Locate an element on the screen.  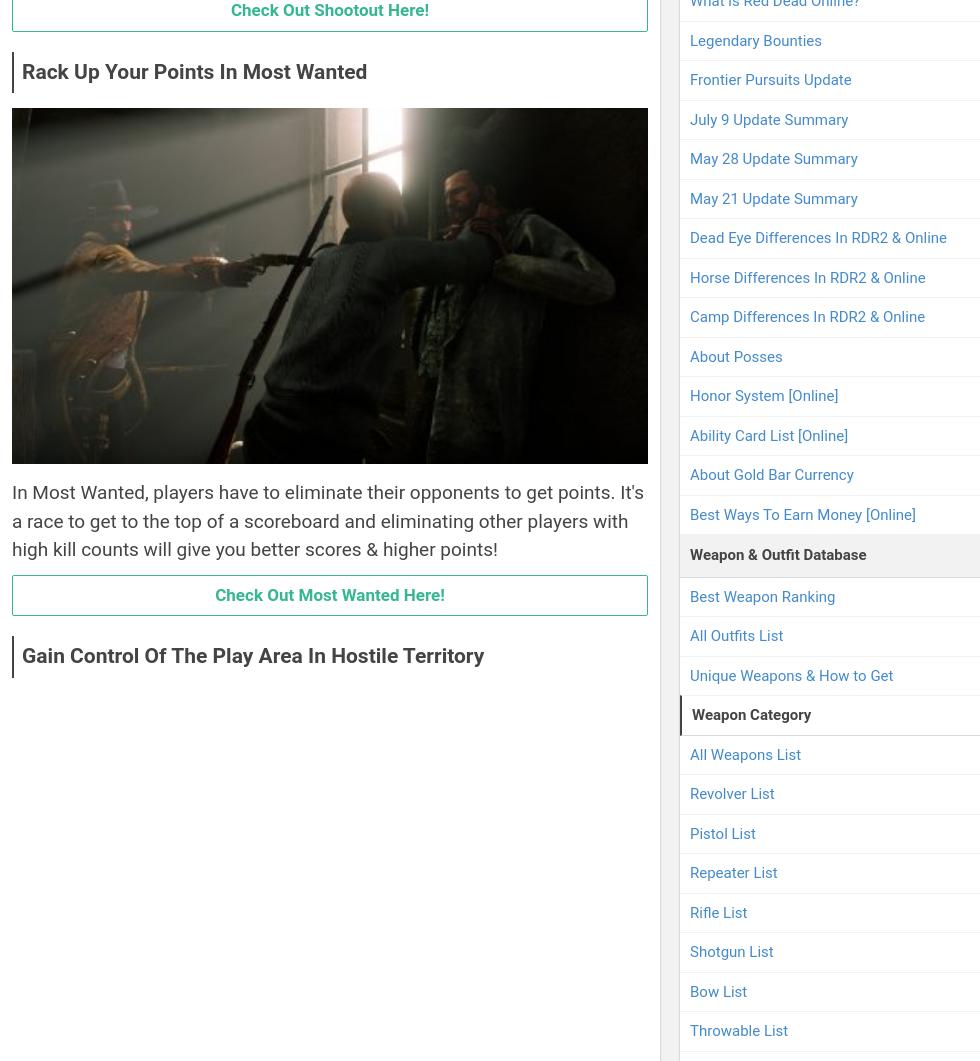
'Dead Eye Differences In RDR2 & Online' is located at coordinates (818, 236).